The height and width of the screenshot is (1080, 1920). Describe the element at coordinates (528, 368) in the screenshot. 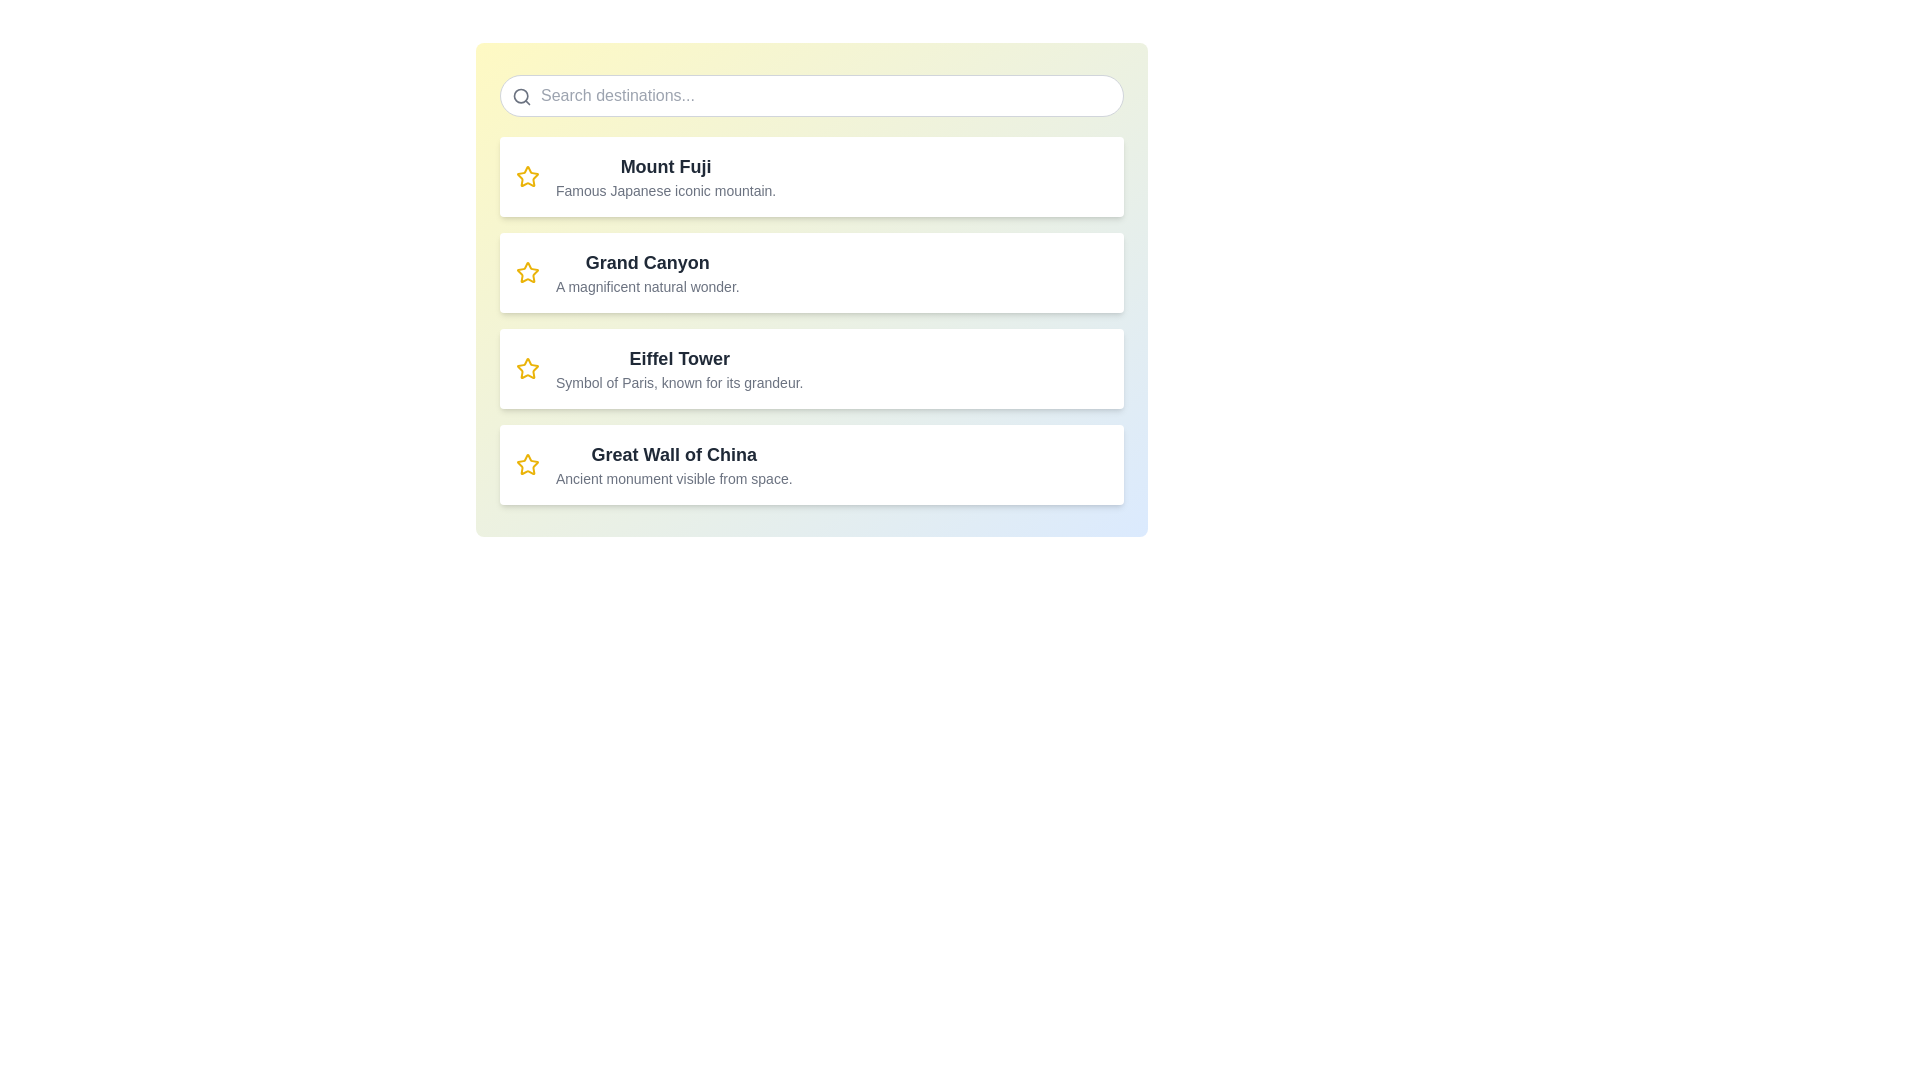

I see `on the hollow golden yellow star-shaped toggle icon next` at that location.